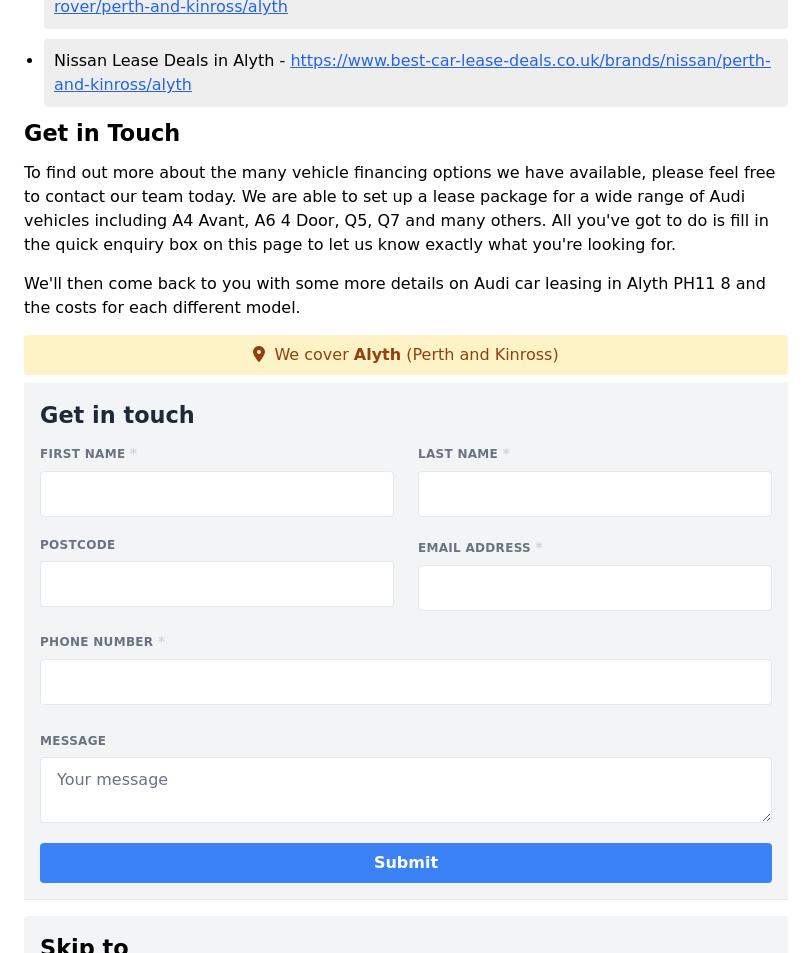 The image size is (812, 953). I want to click on 'We'll then come back to you with some more details on Audi car leasing in Alyth PH11 8 and the costs for each different model.', so click(394, 294).